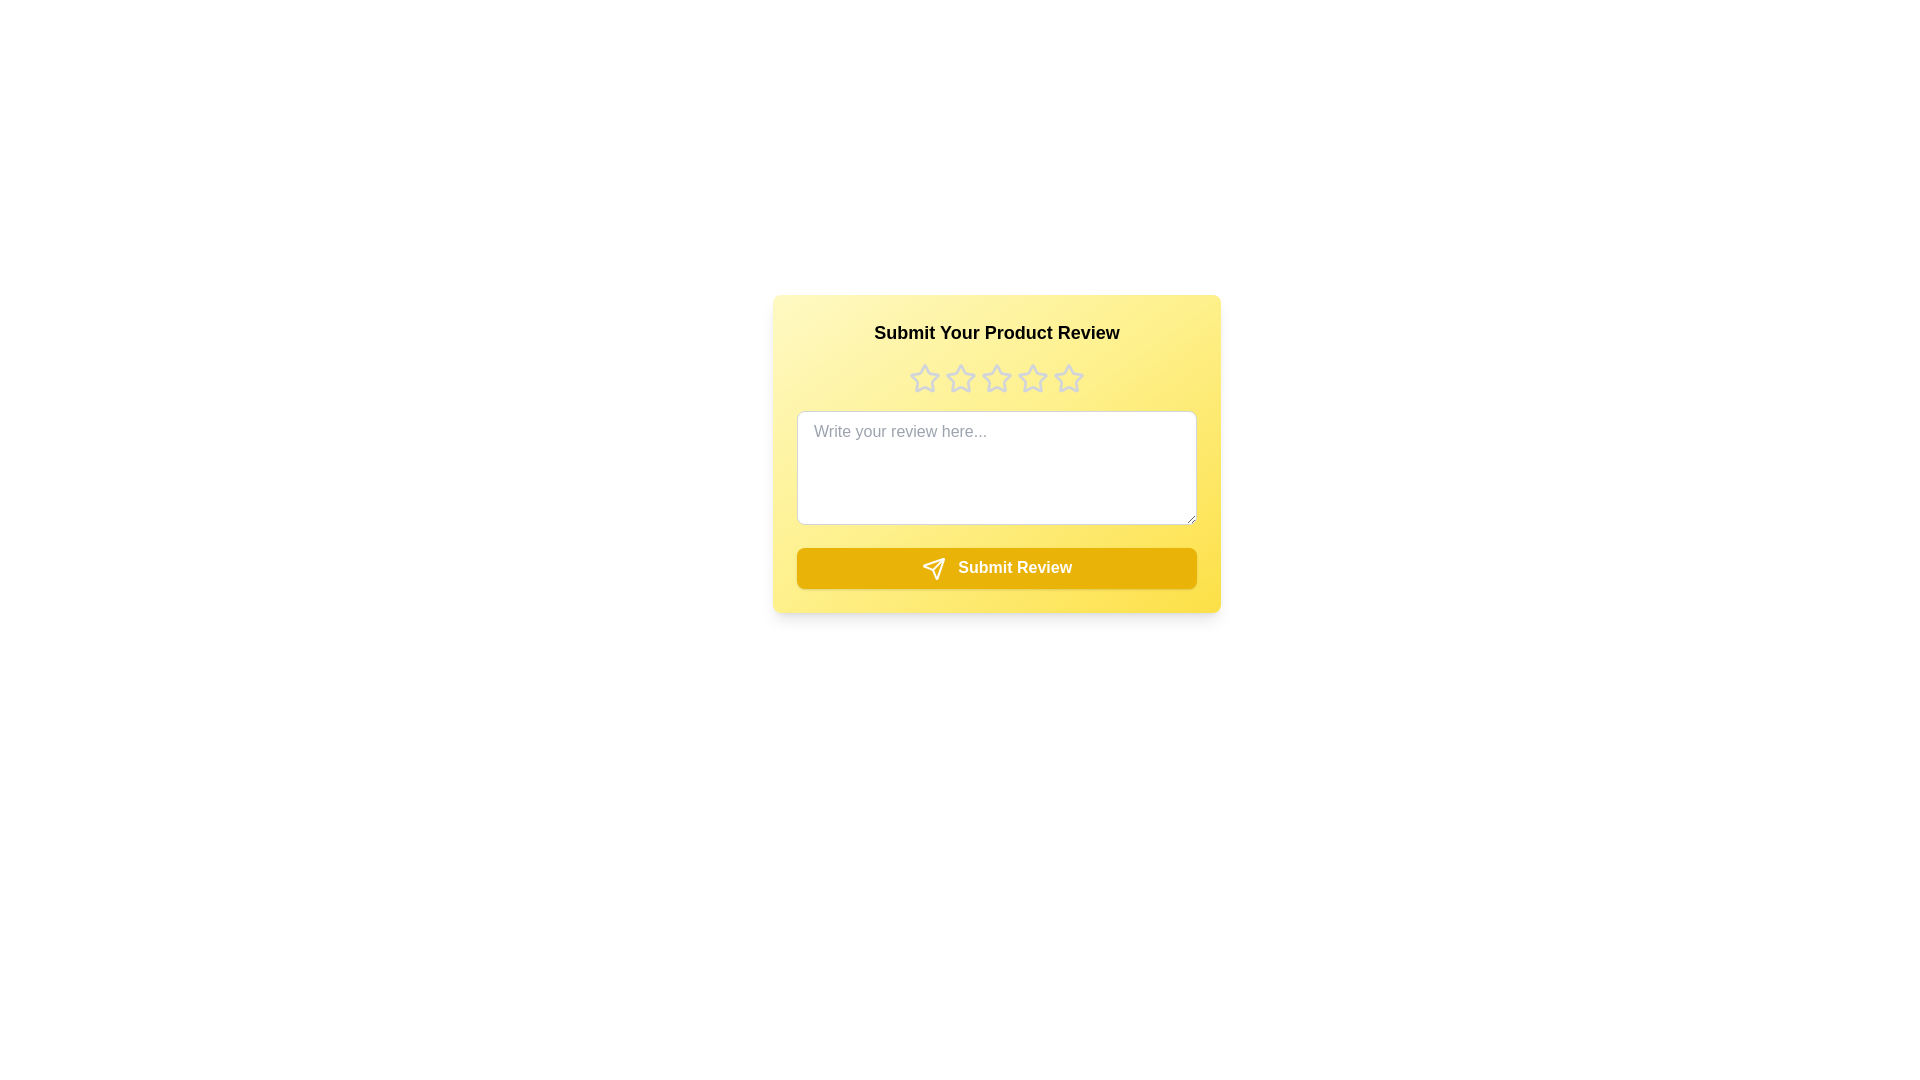  What do you see at coordinates (1068, 378) in the screenshot?
I see `the last star-shaped rating icon in the horizontal row of stars` at bounding box center [1068, 378].